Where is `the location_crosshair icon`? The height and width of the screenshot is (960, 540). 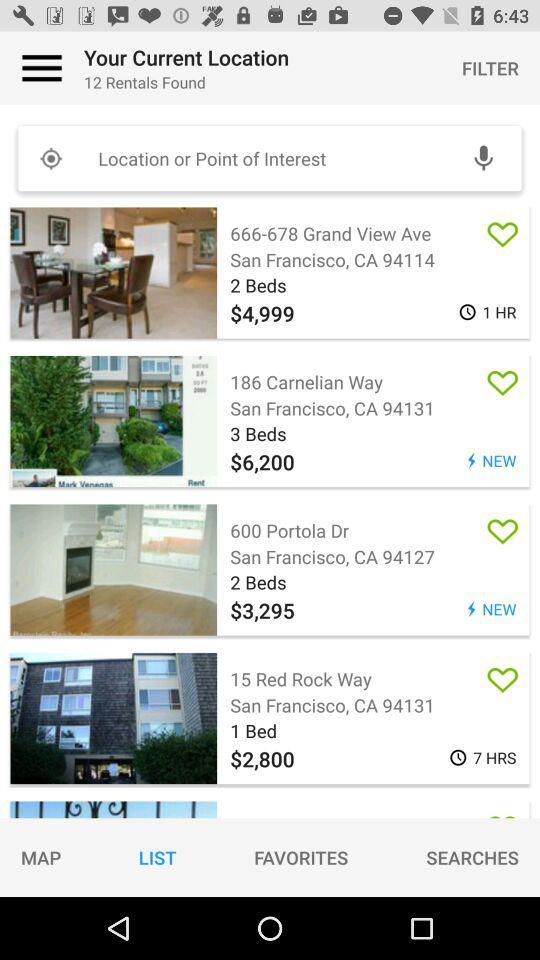 the location_crosshair icon is located at coordinates (50, 157).